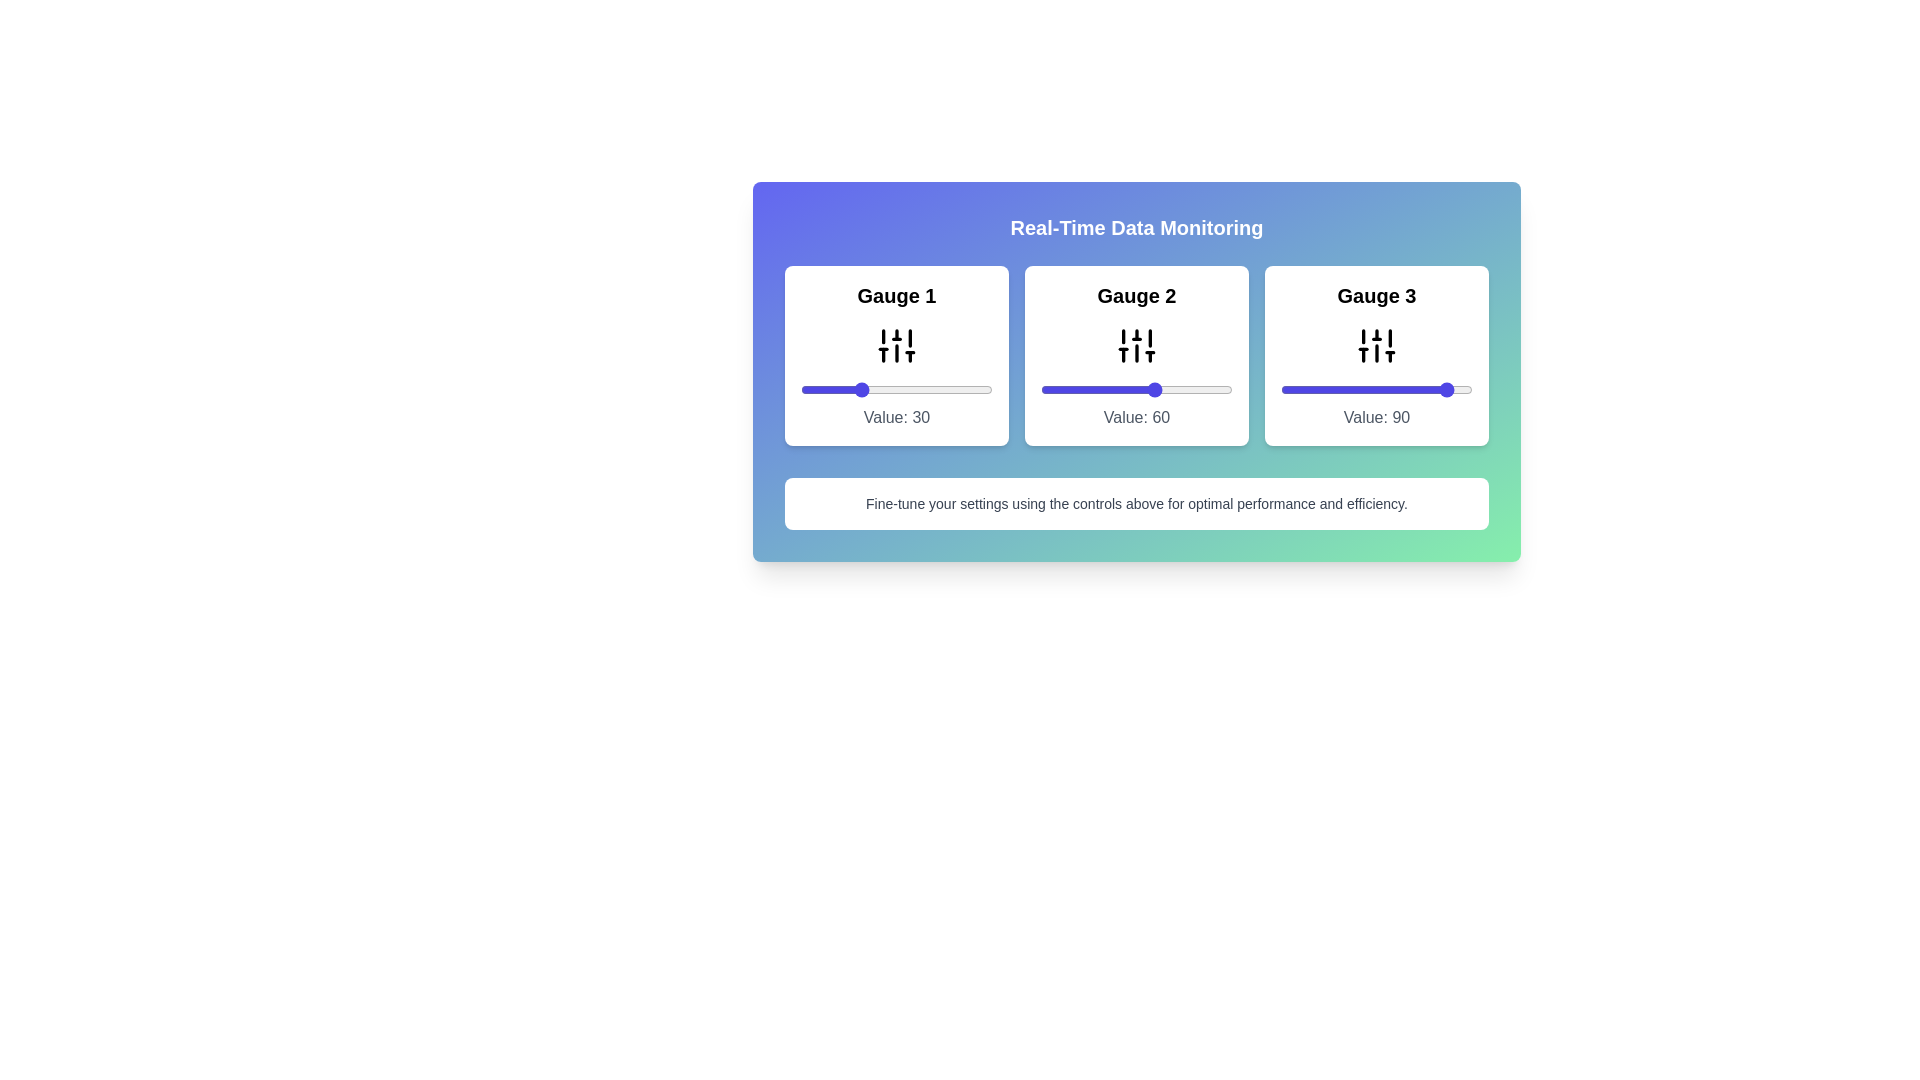  Describe the element at coordinates (1364, 389) in the screenshot. I see `the slider's value` at that location.